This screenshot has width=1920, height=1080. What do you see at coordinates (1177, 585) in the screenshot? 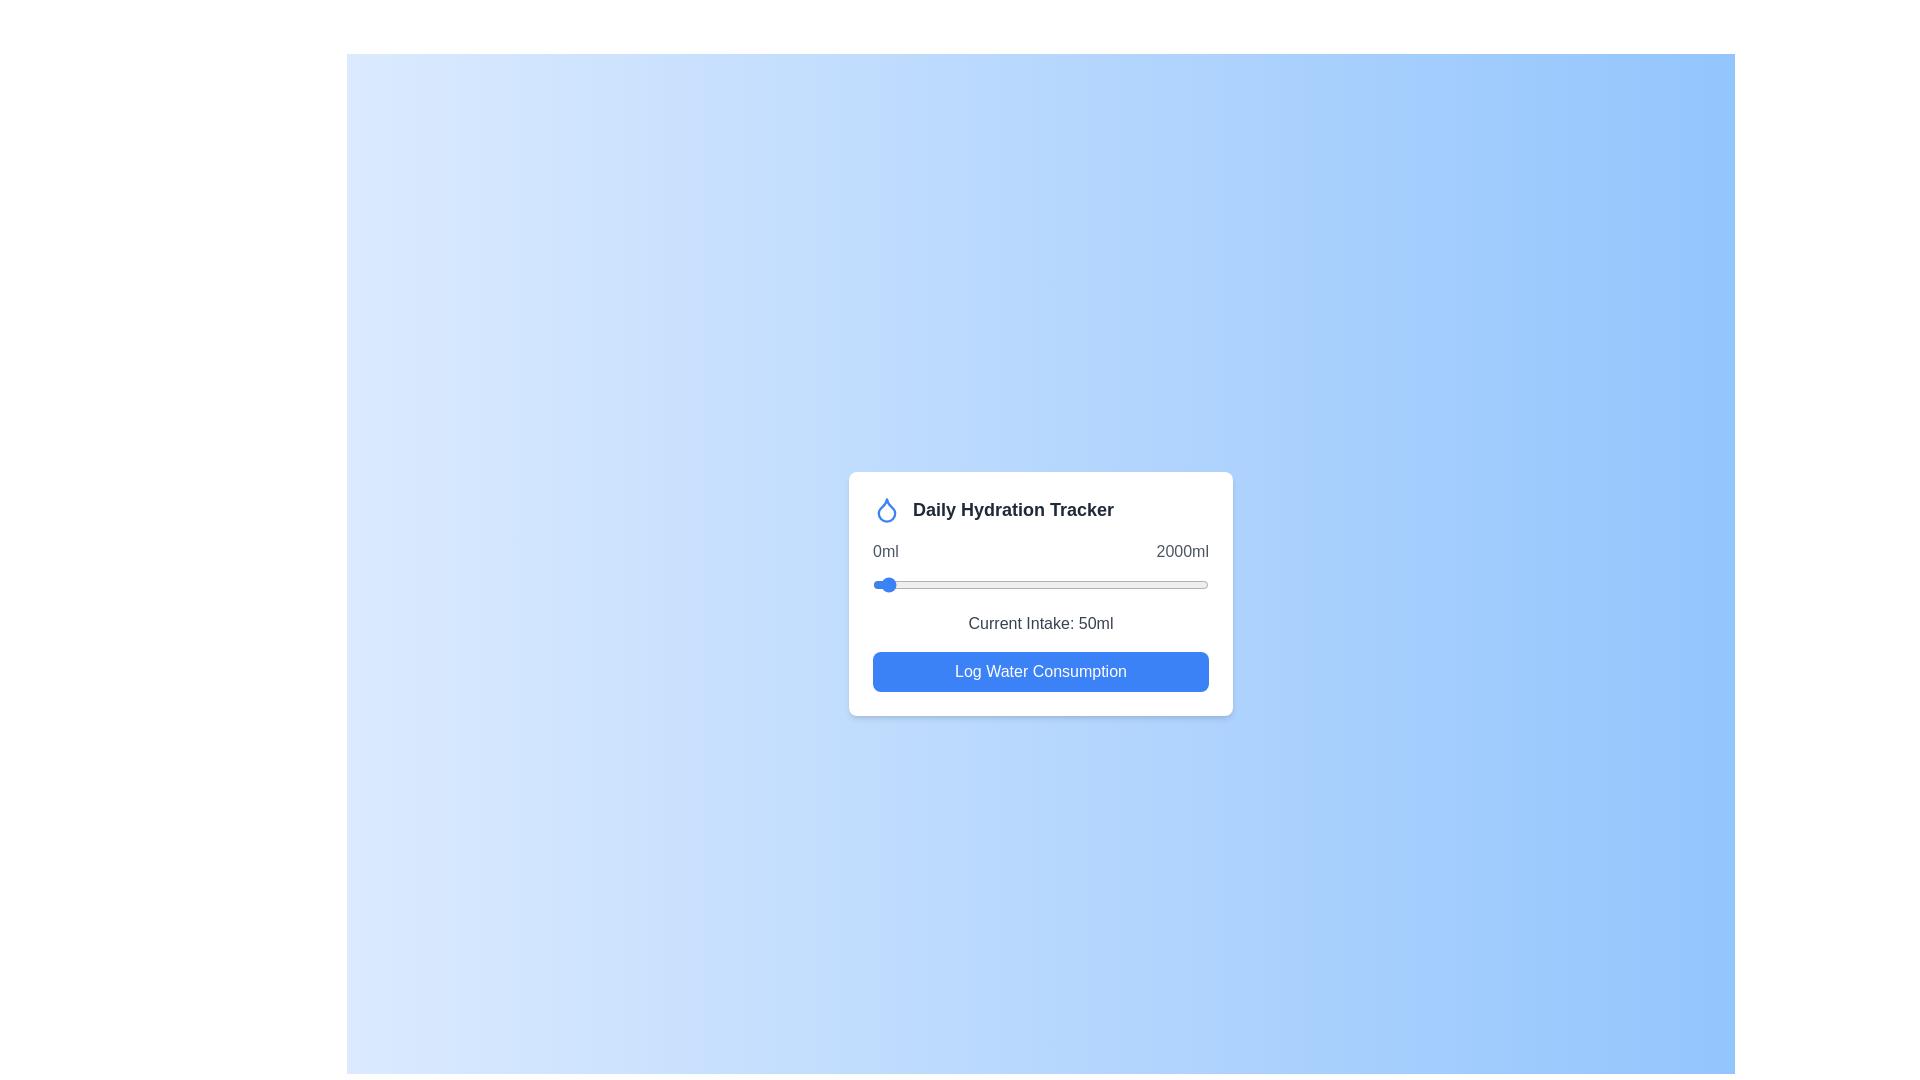
I see `the hydration slider to set the water intake to 1810 ml` at bounding box center [1177, 585].